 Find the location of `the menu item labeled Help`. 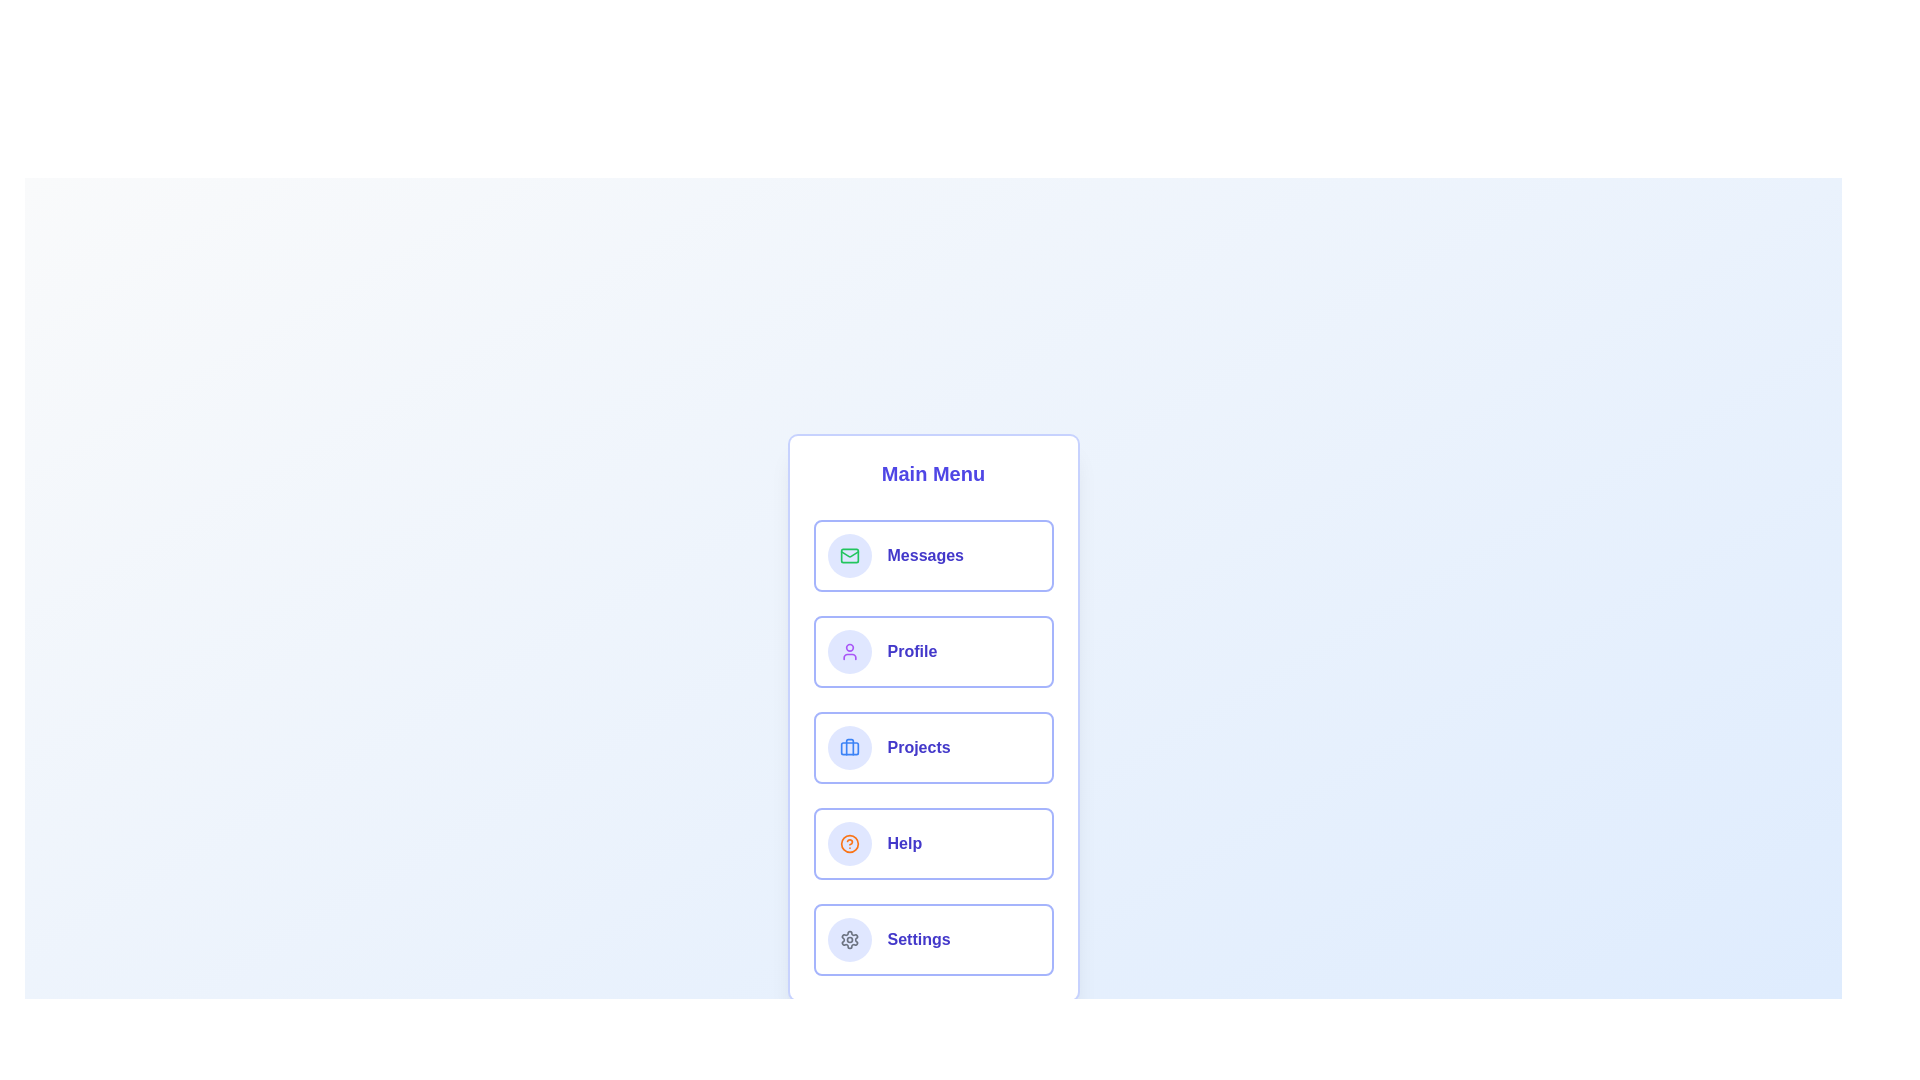

the menu item labeled Help is located at coordinates (932, 844).